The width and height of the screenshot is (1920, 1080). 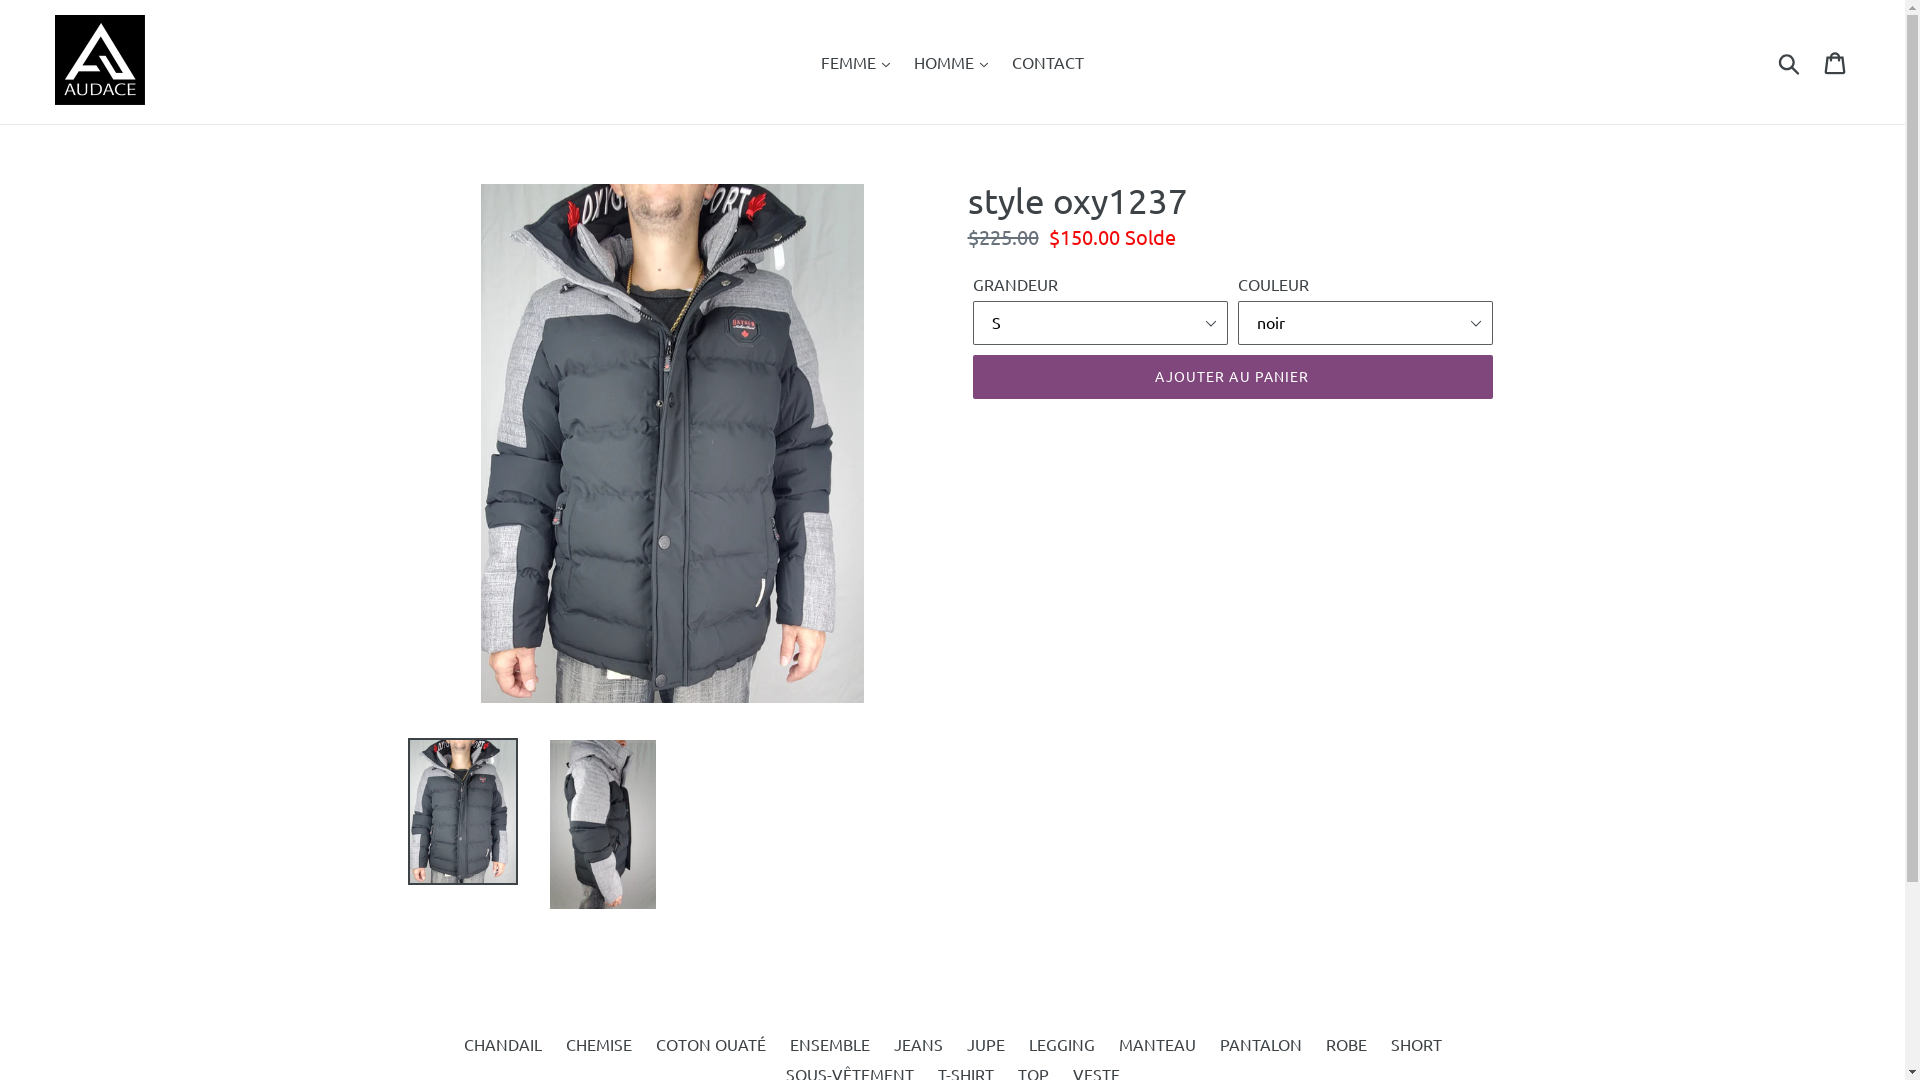 What do you see at coordinates (1156, 1043) in the screenshot?
I see `'MANTEAU'` at bounding box center [1156, 1043].